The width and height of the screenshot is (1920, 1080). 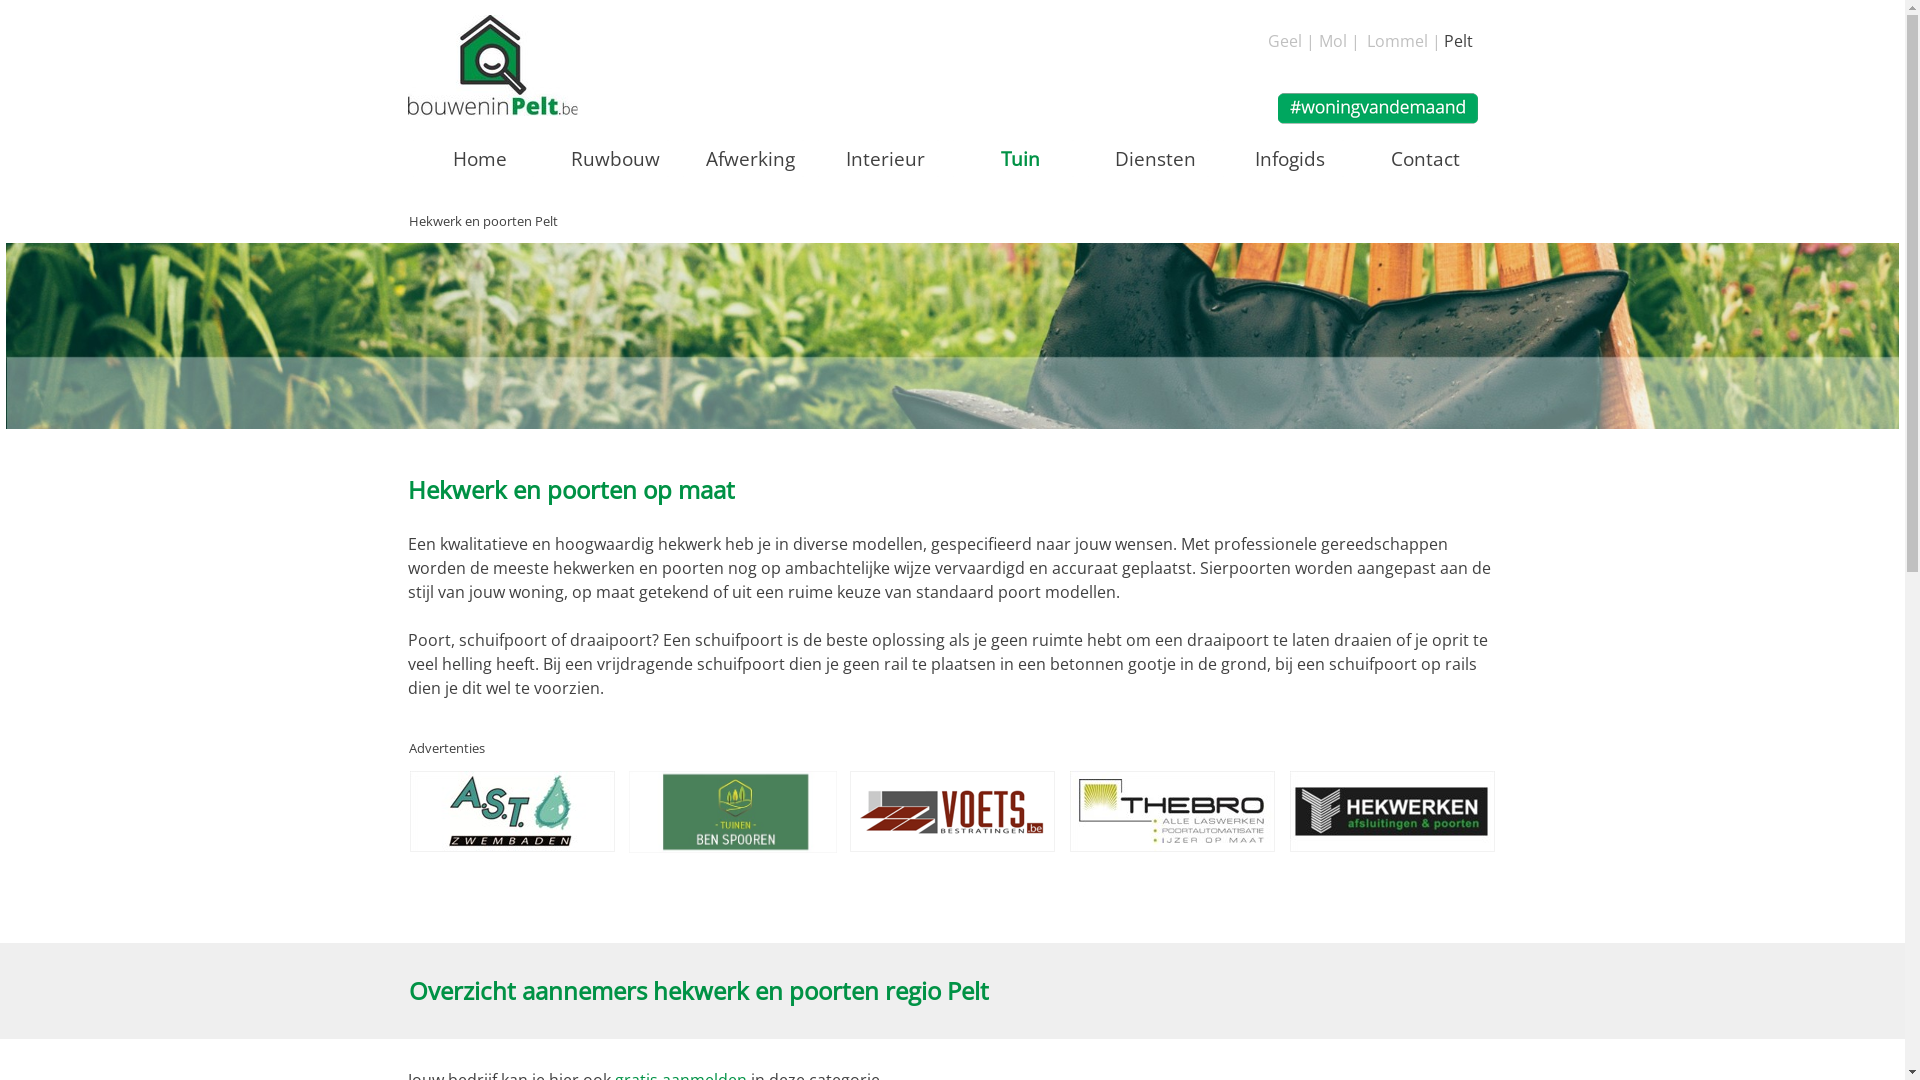 I want to click on 'Mol |', so click(x=1338, y=41).